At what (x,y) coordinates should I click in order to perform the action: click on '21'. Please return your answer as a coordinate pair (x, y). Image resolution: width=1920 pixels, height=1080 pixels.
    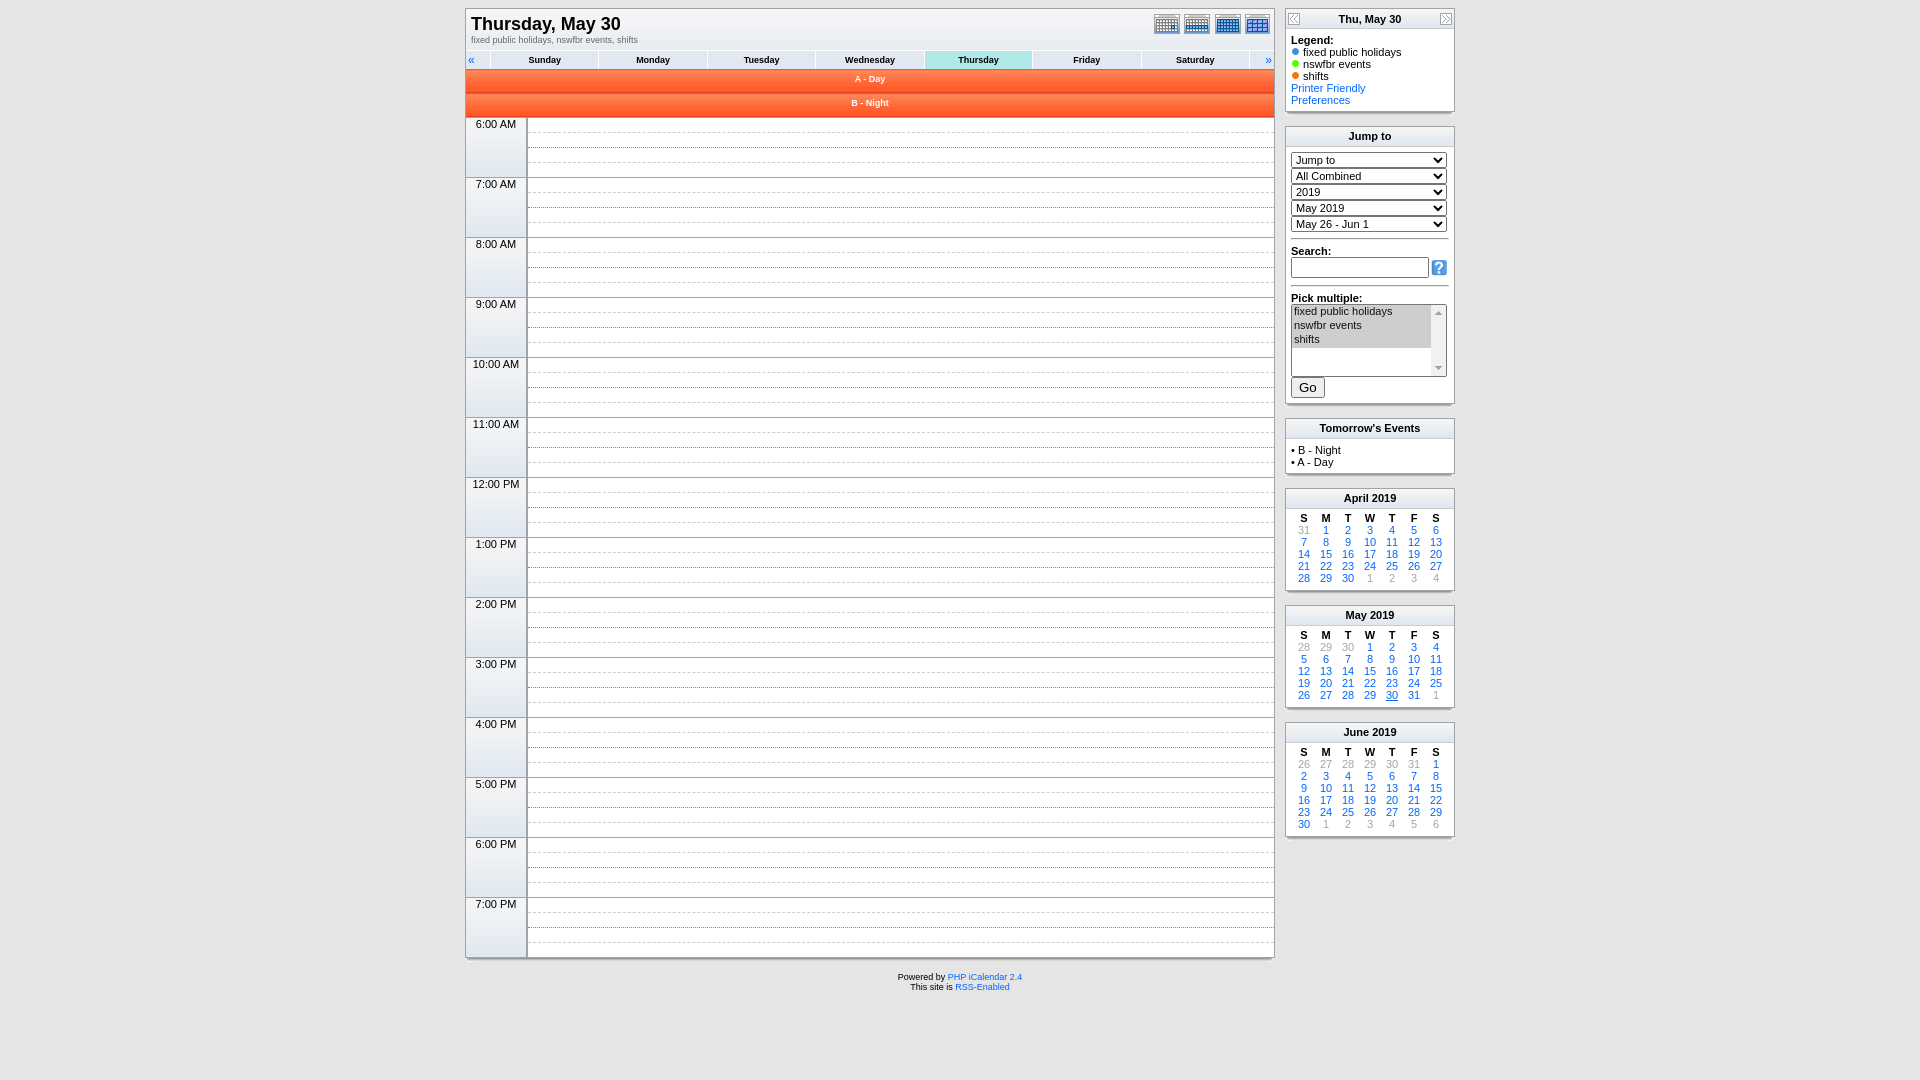
    Looking at the image, I should click on (1342, 681).